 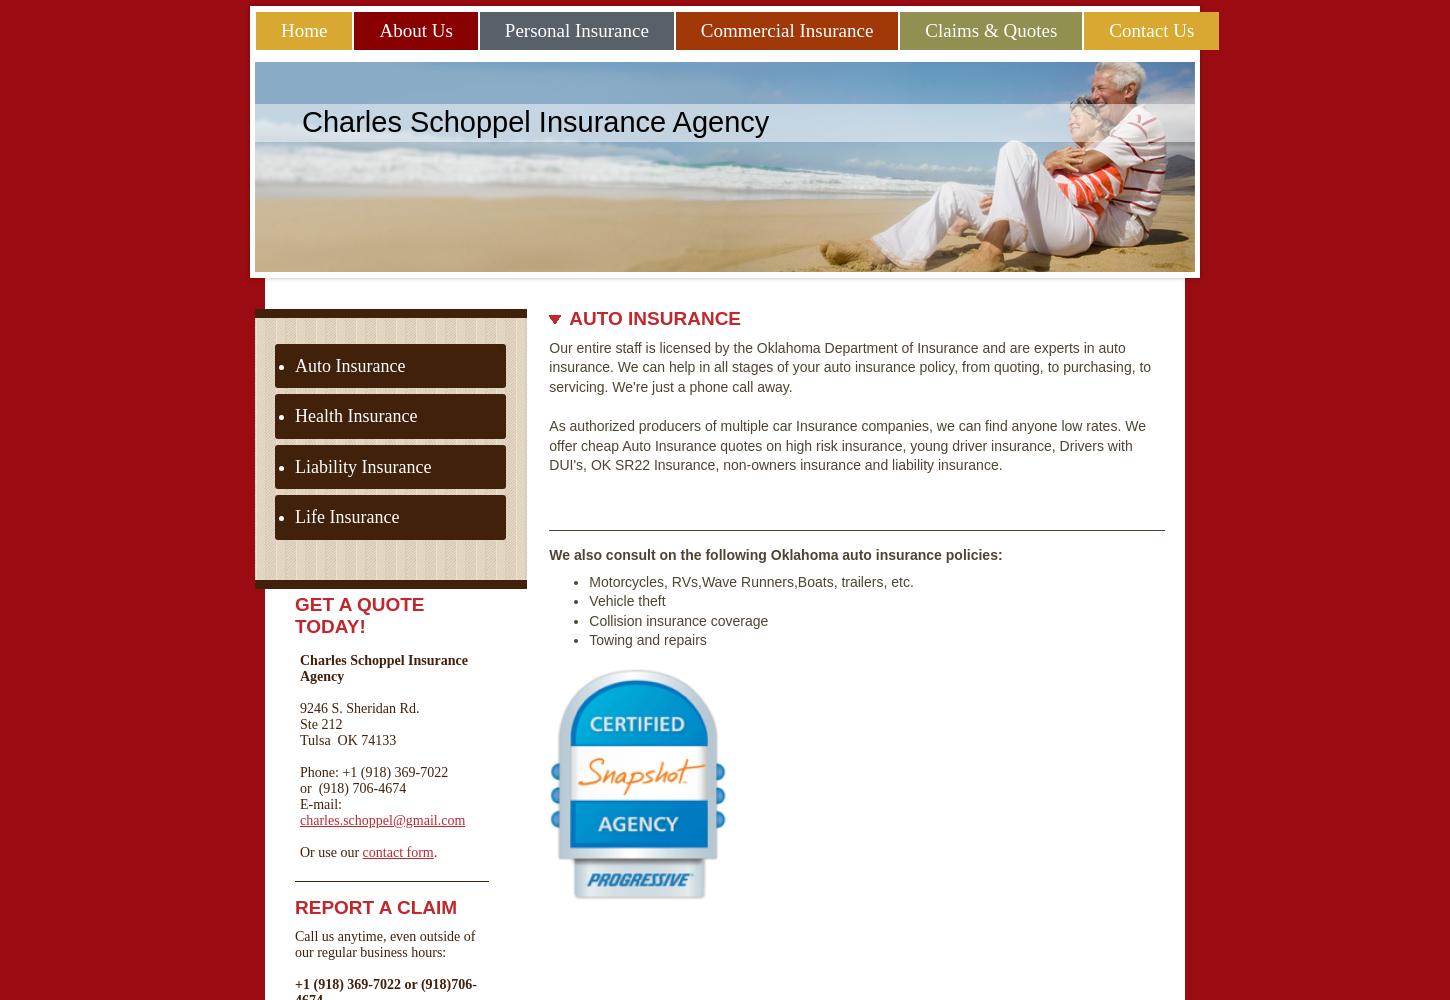 I want to click on 'Our entire staff is licensed by the Oklahoma Department of Insurance and are experts in auto insurance. We can help in all stages of your auto insurance policy, from quoting, to purchasing, to
servicing. We're just a phone call away.', so click(x=848, y=365).